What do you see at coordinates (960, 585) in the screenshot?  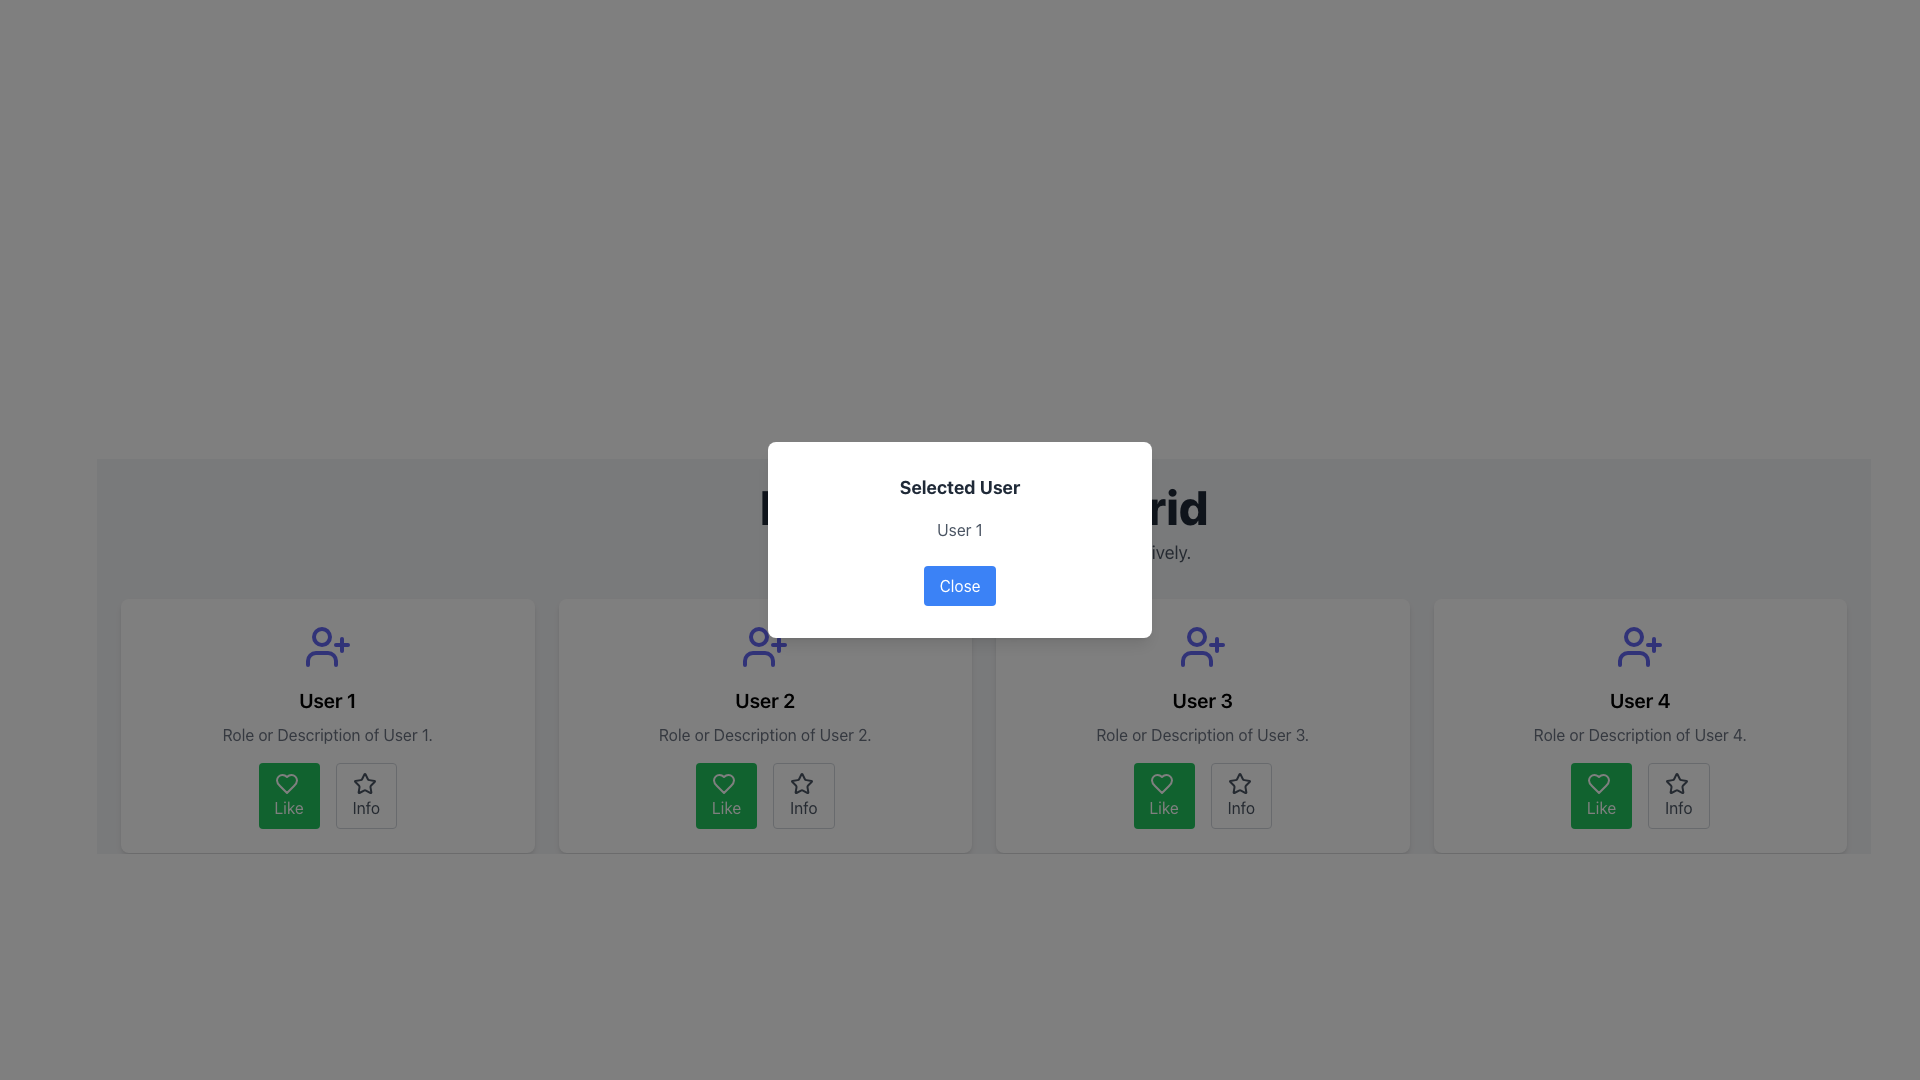 I see `the 'Close' button with a blue background and rounded corners located at the bottom-center of the confirmation dialog box` at bounding box center [960, 585].